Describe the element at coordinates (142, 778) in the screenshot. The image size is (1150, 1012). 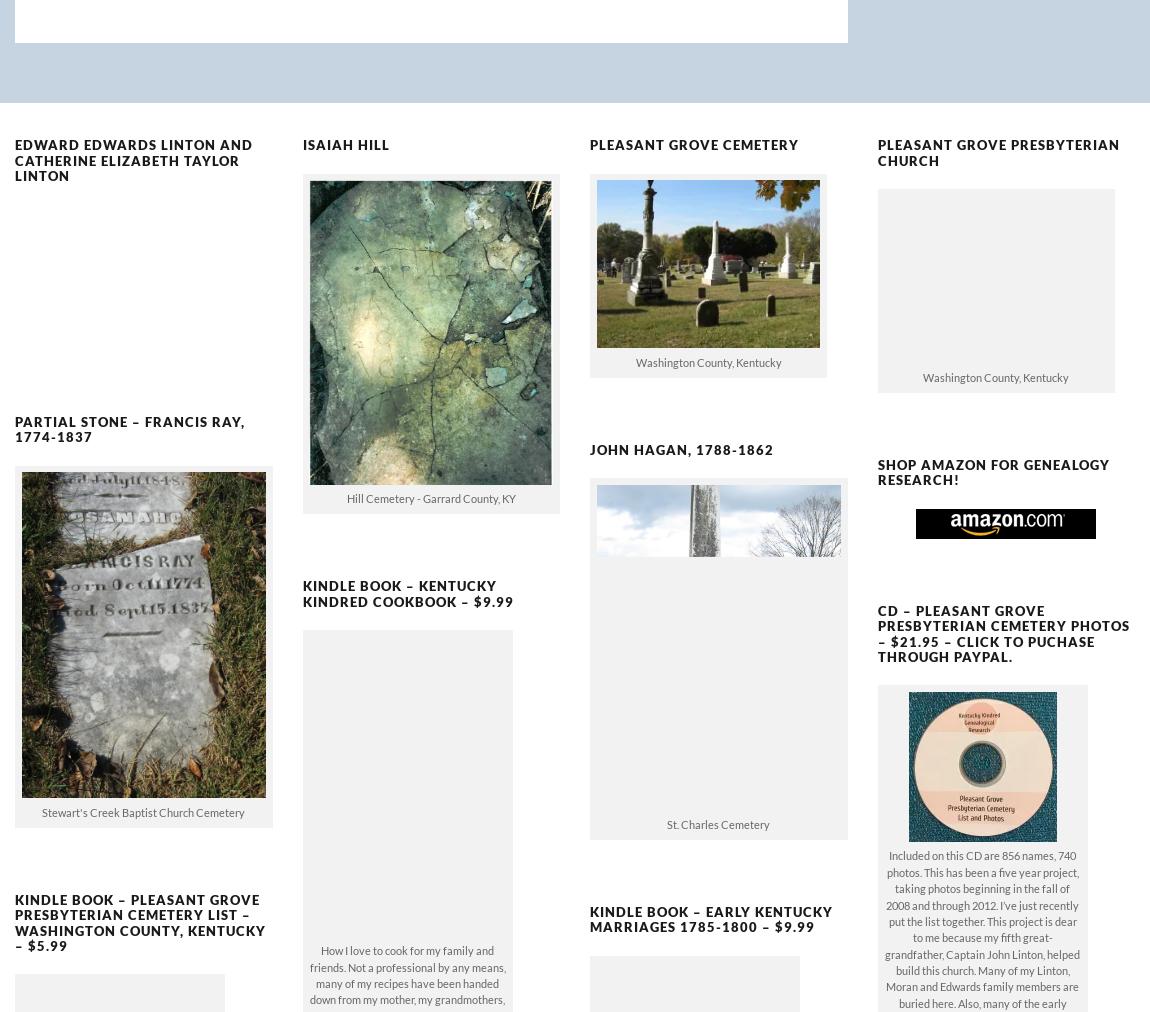
I see `'Stewart's Creek Baptist Church Cemetery'` at that location.